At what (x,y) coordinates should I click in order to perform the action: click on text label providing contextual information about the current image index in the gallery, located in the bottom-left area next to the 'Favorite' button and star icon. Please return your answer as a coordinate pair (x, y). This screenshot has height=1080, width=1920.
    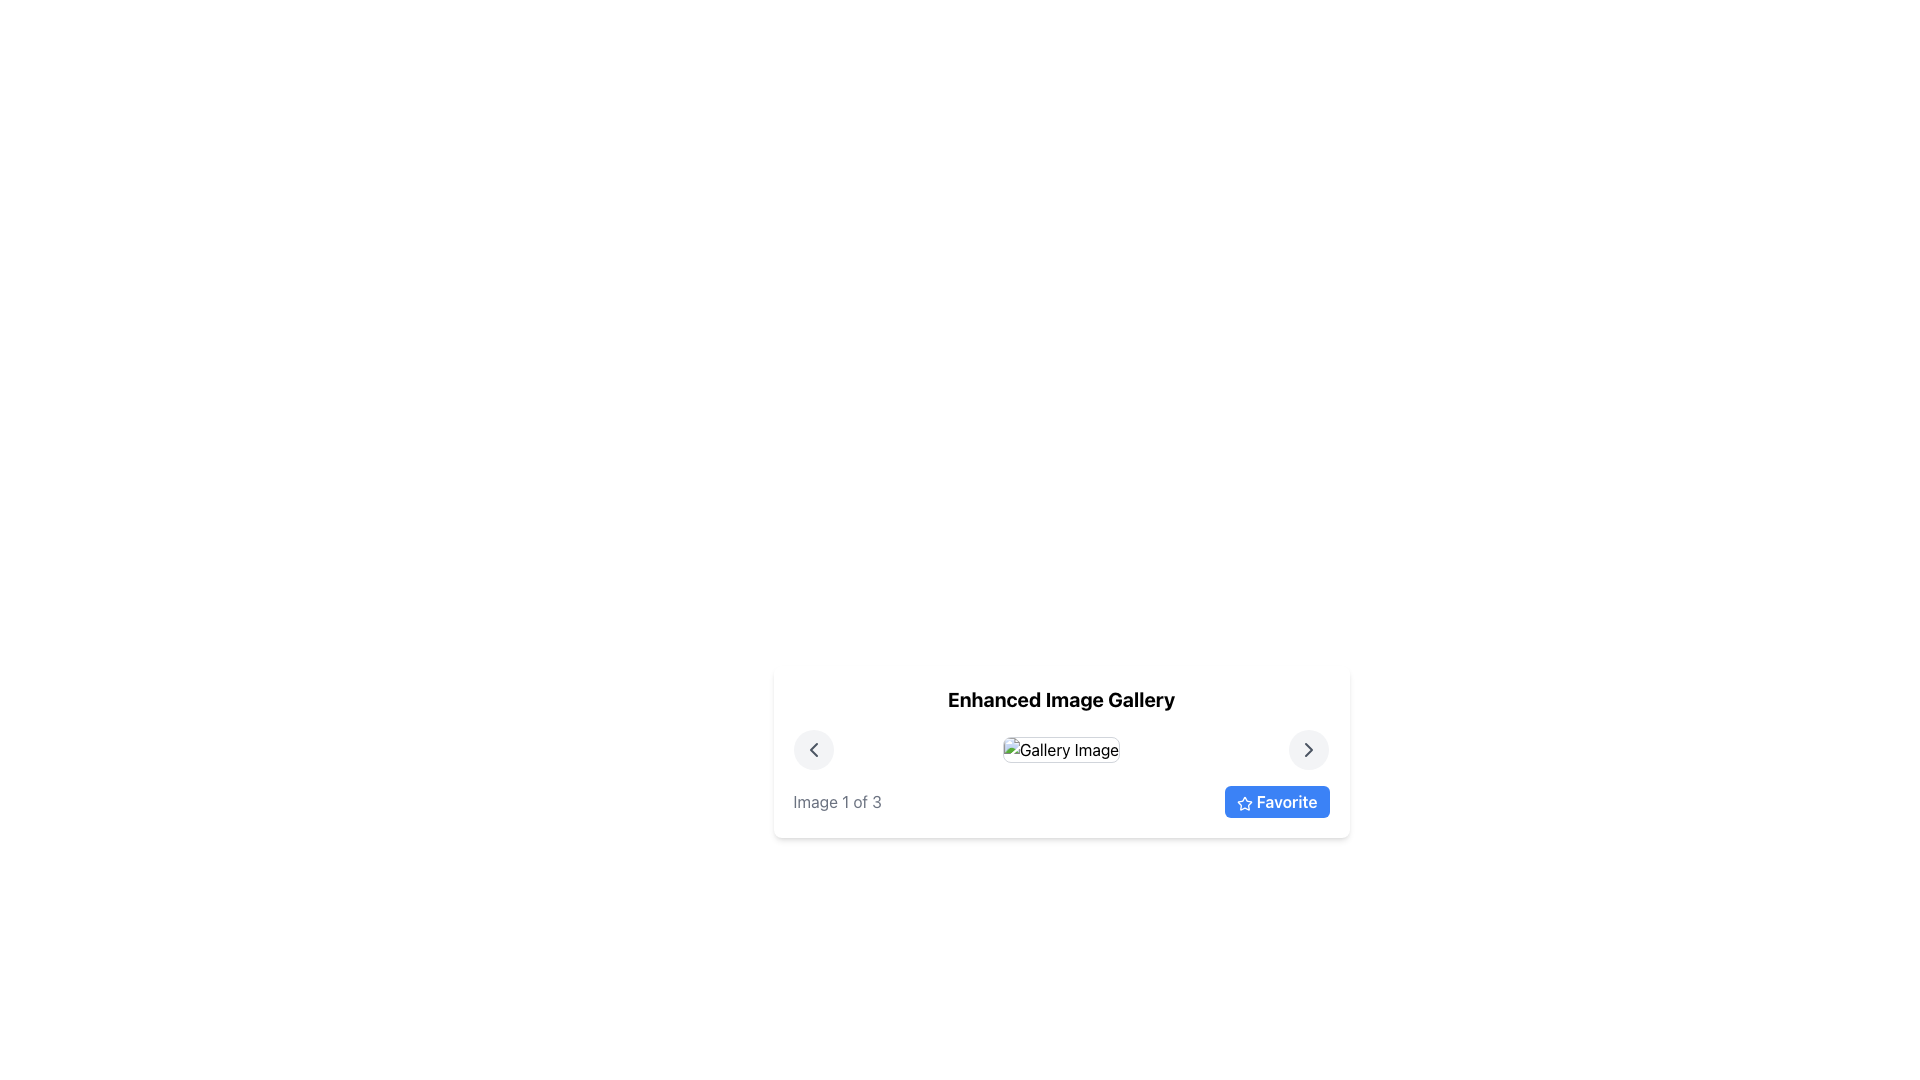
    Looking at the image, I should click on (837, 801).